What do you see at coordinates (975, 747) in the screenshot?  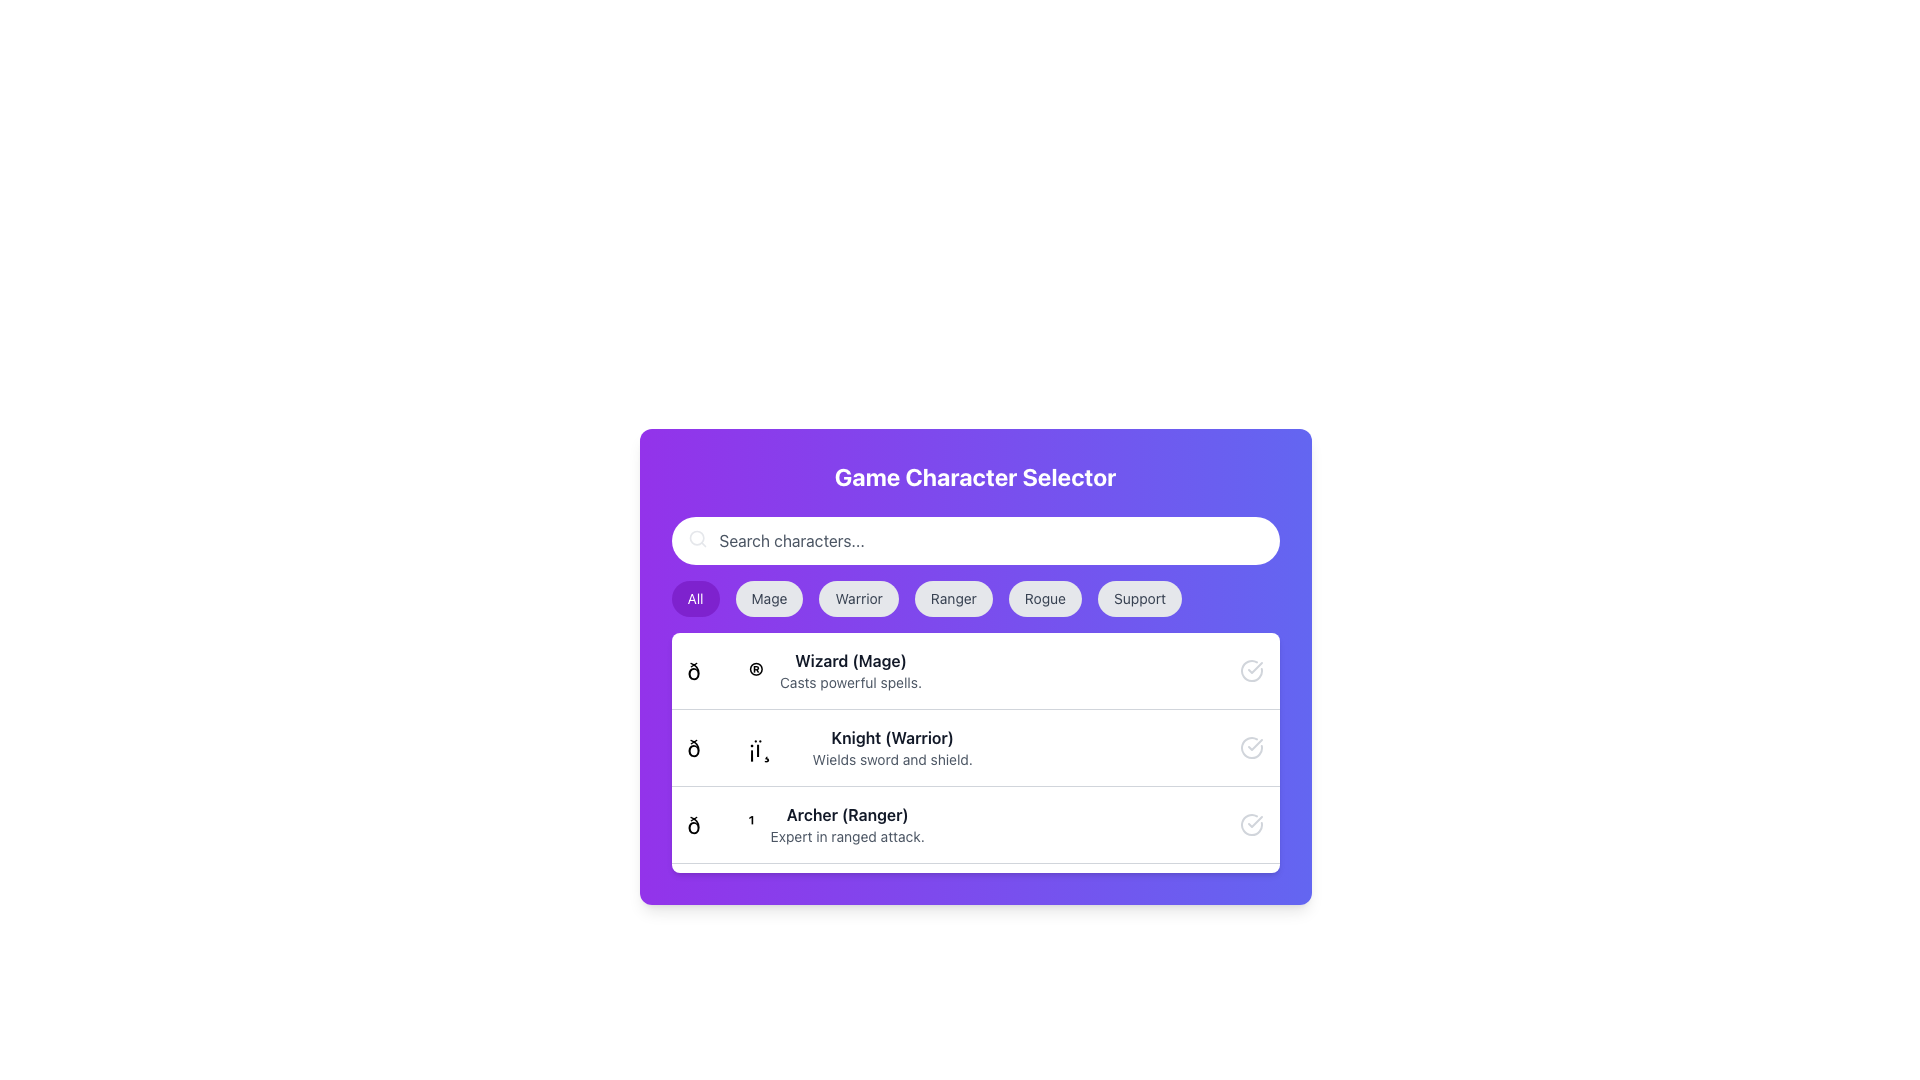 I see `the second list item` at bounding box center [975, 747].